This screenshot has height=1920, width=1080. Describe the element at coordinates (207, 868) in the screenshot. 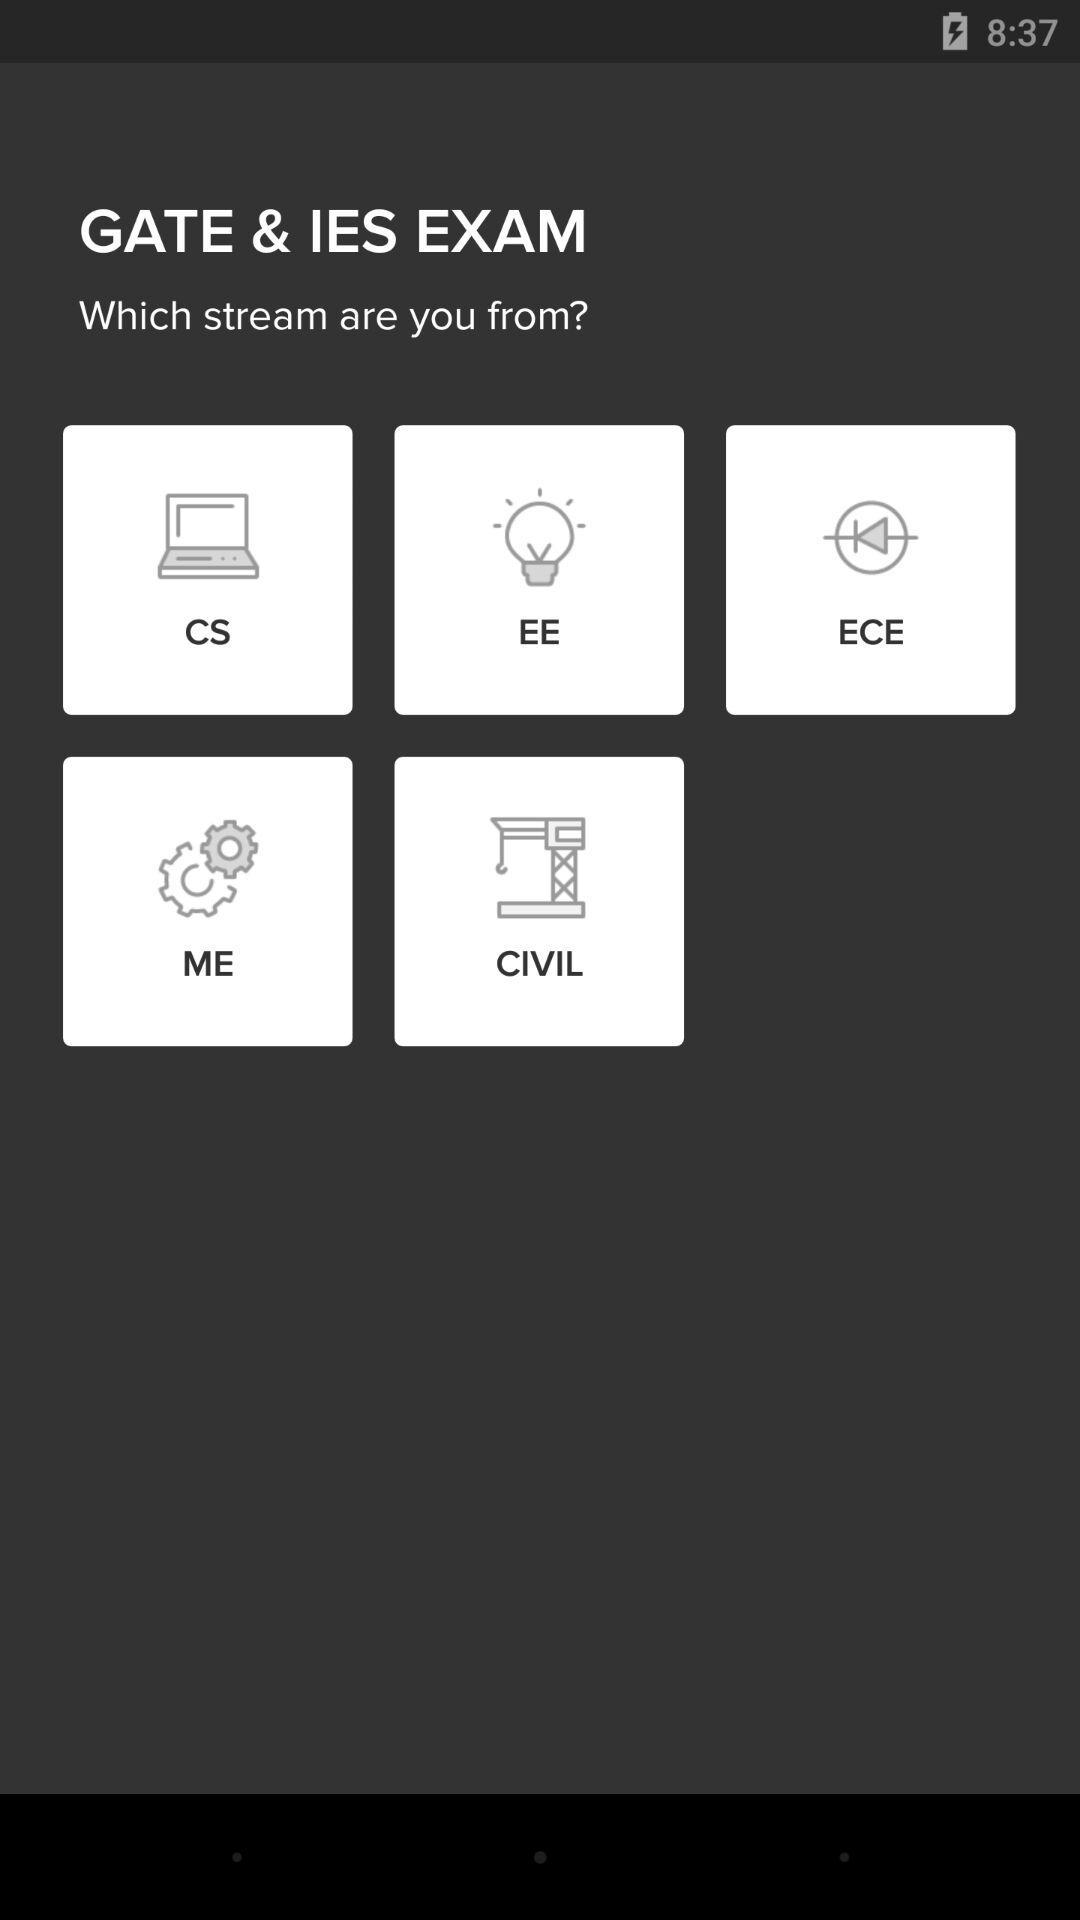

I see `me` at that location.